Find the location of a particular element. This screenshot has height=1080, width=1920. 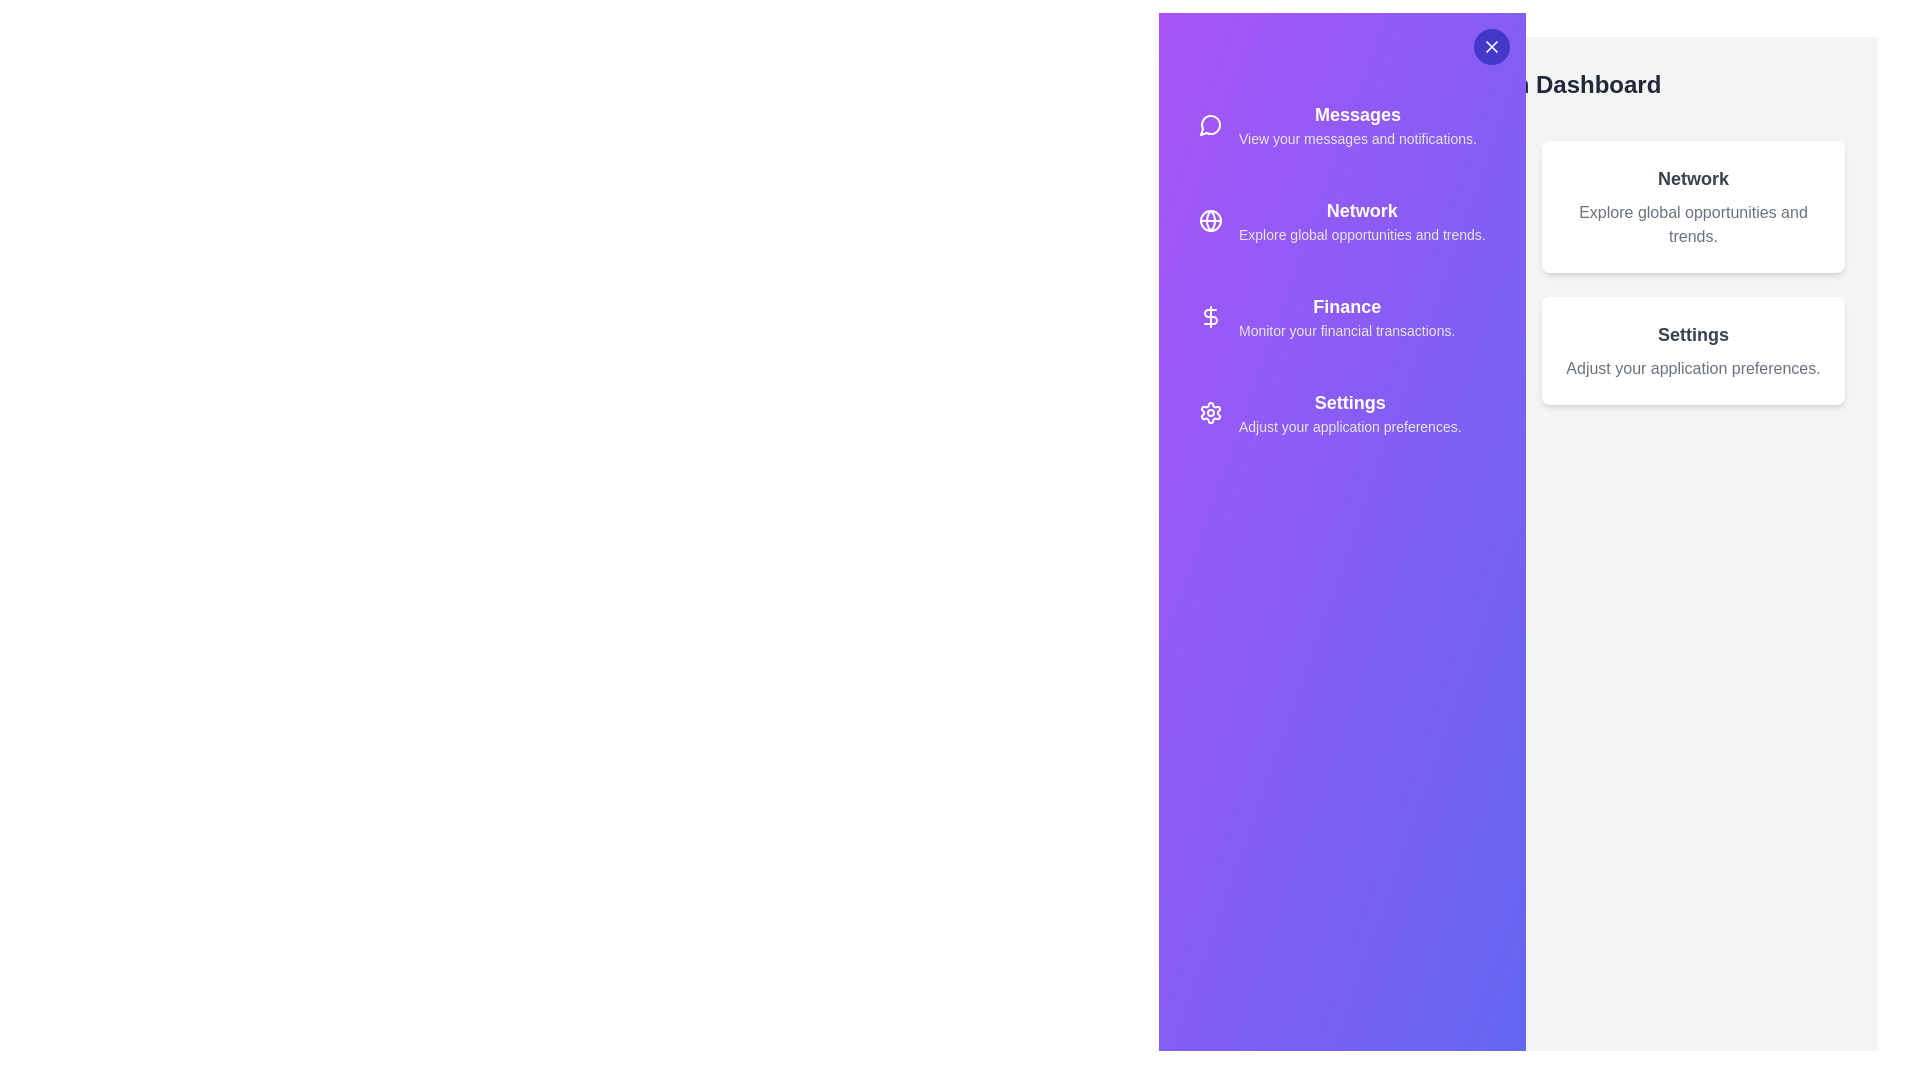

the option Network from the sidebar is located at coordinates (1342, 220).